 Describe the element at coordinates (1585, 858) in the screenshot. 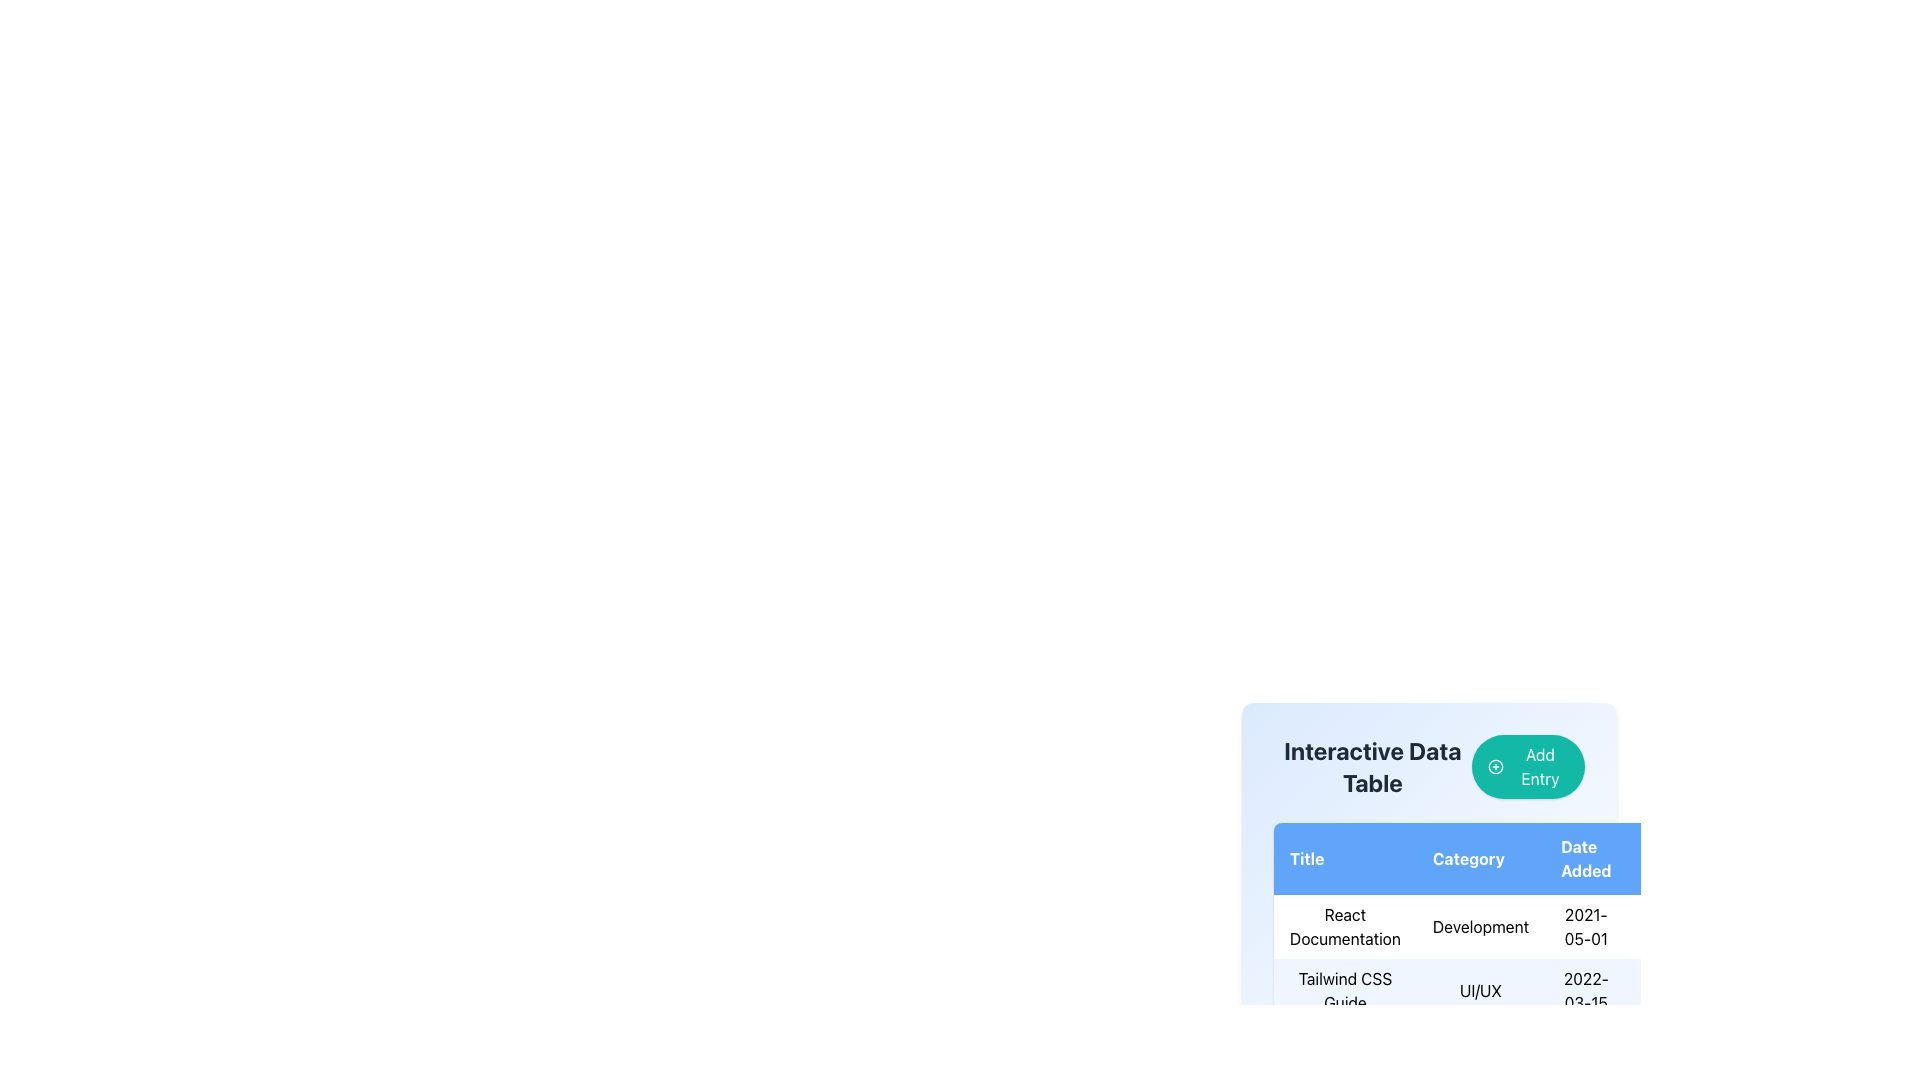

I see `the 'Date Added' table header, which is the third item in a horizontal header row, featuring white text on a light blue background` at that location.